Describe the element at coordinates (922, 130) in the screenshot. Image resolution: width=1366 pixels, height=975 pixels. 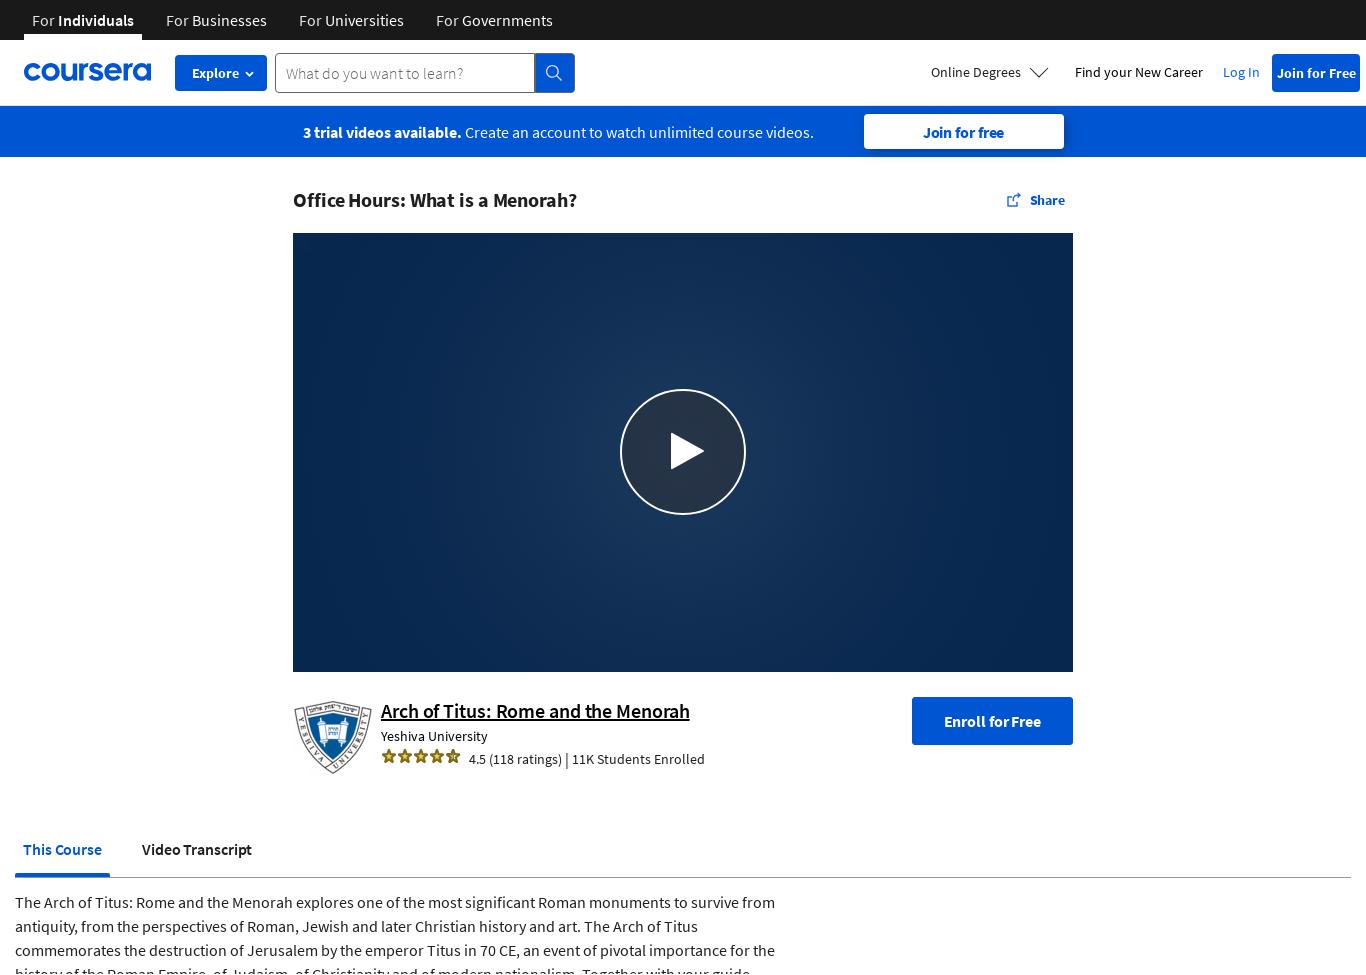
I see `'Join for free'` at that location.